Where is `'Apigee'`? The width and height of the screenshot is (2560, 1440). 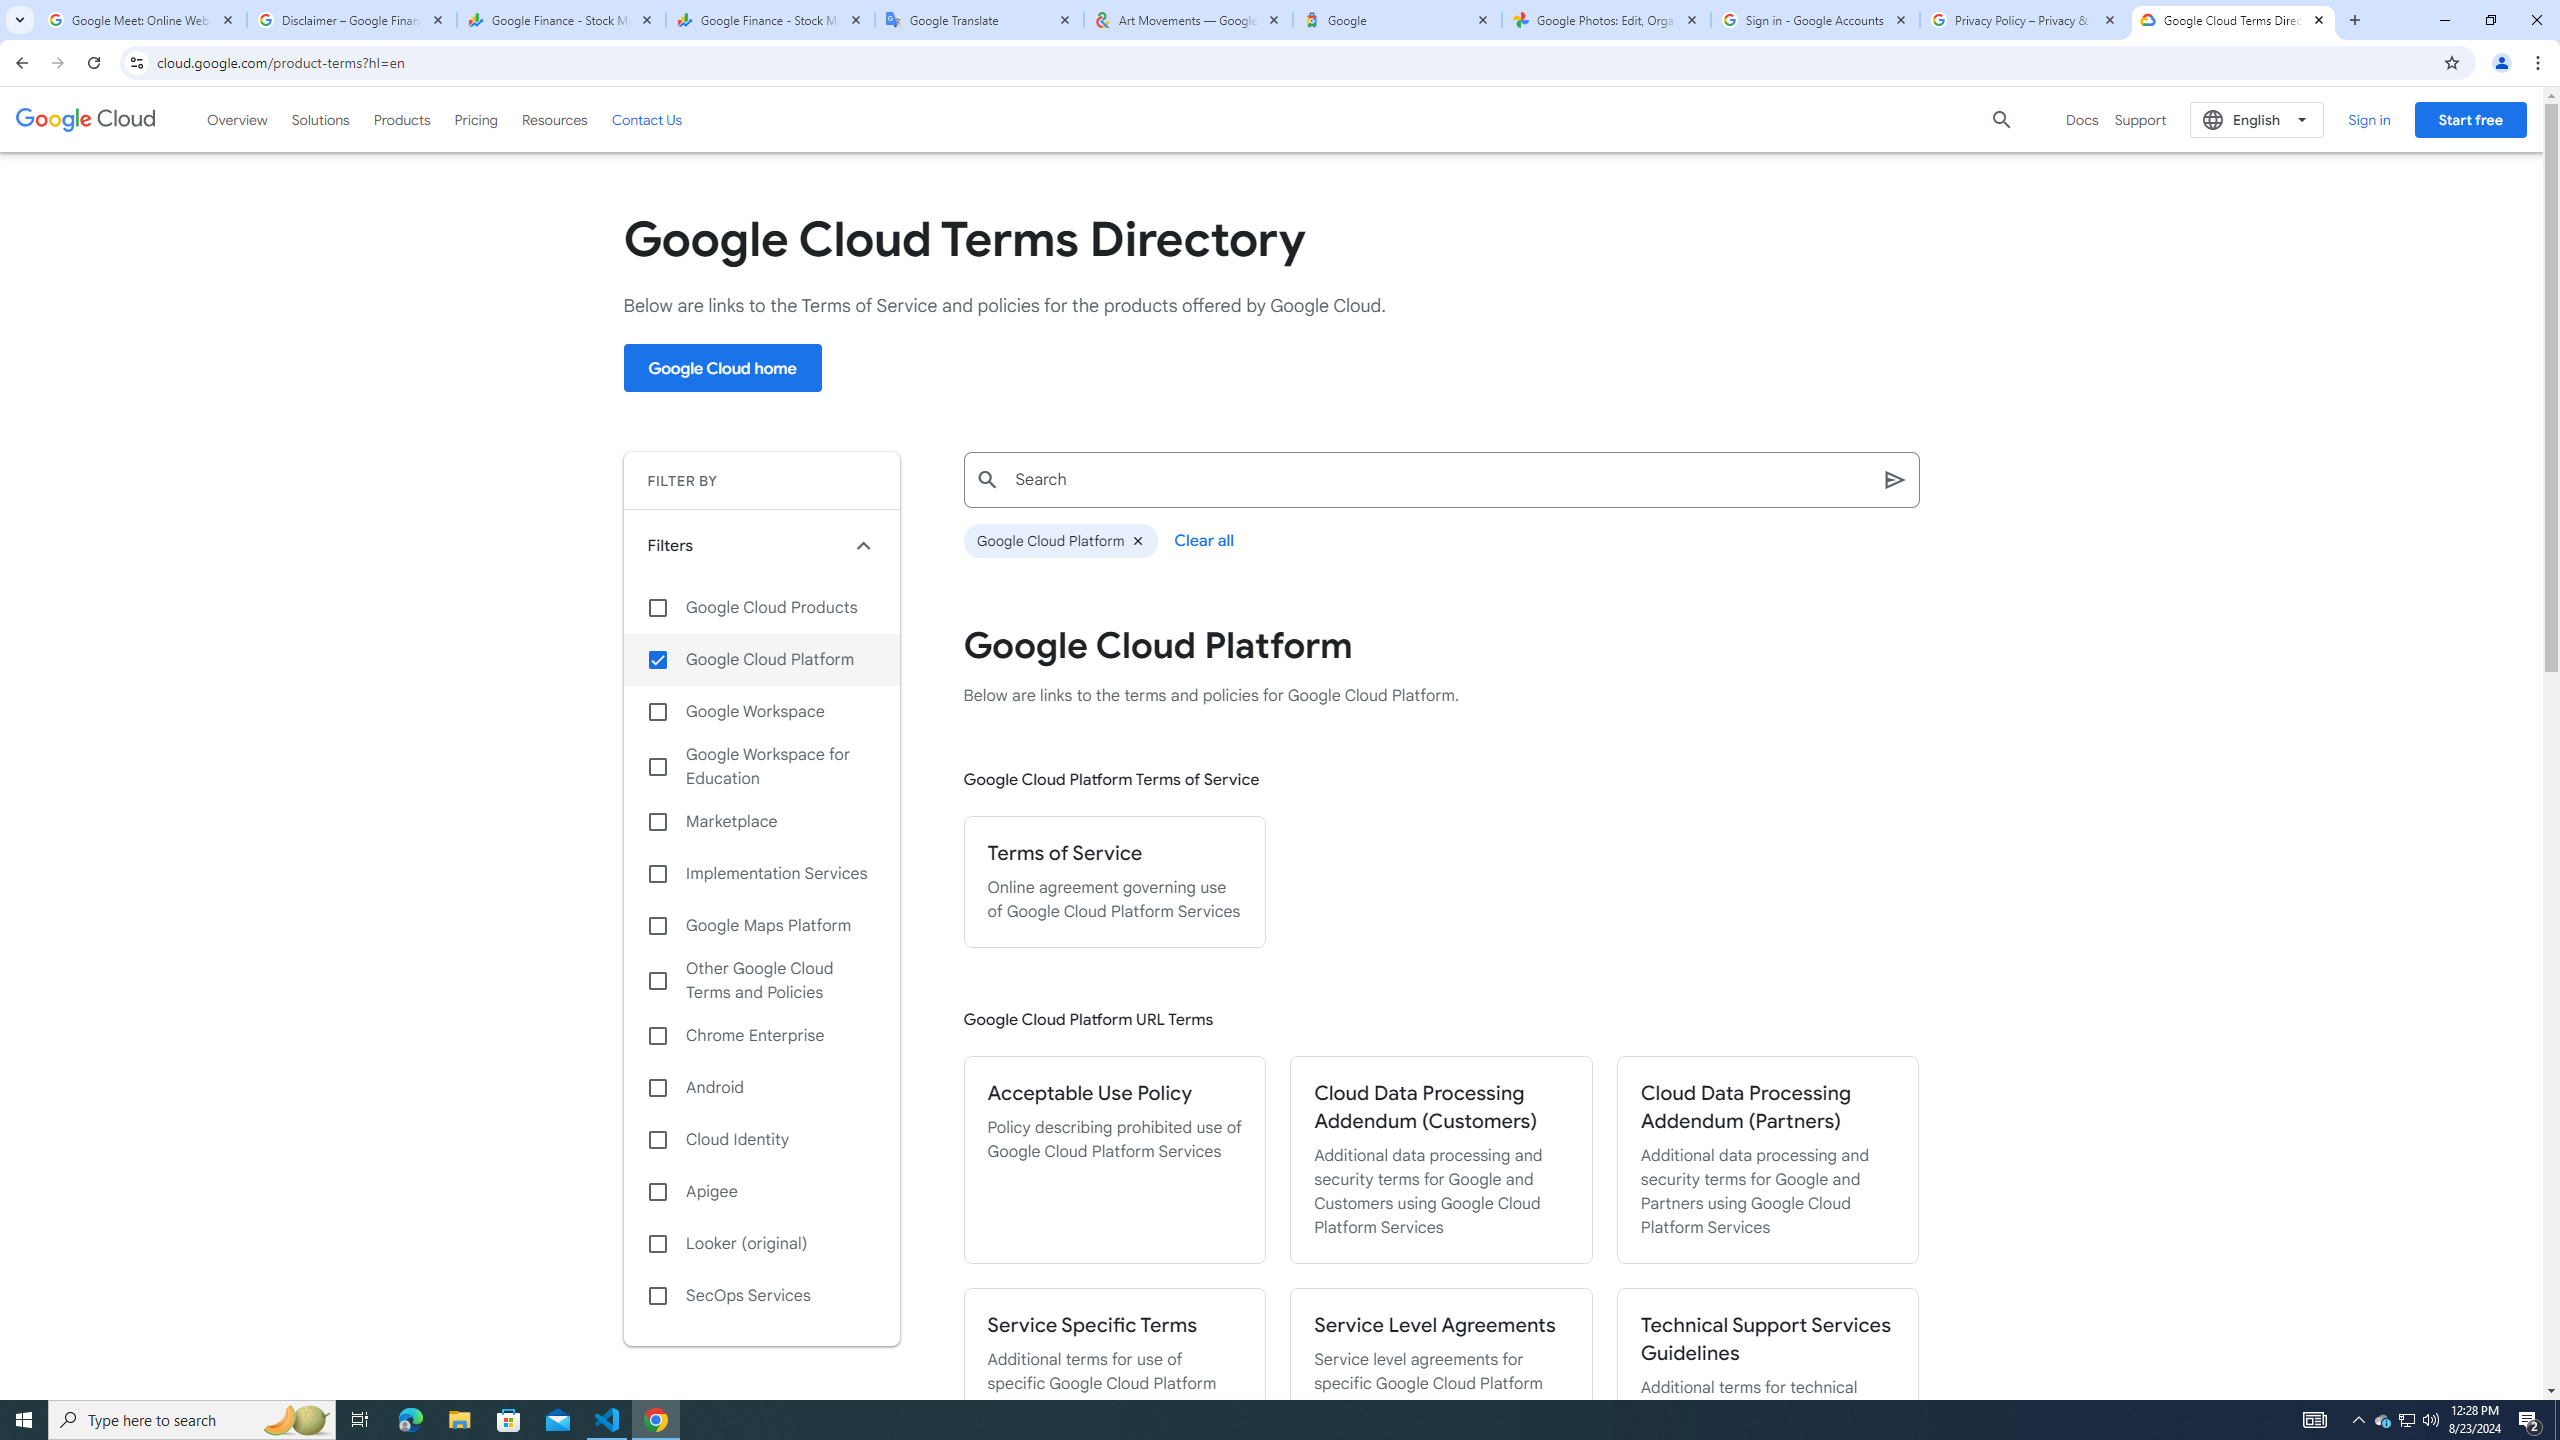 'Apigee' is located at coordinates (761, 1191).